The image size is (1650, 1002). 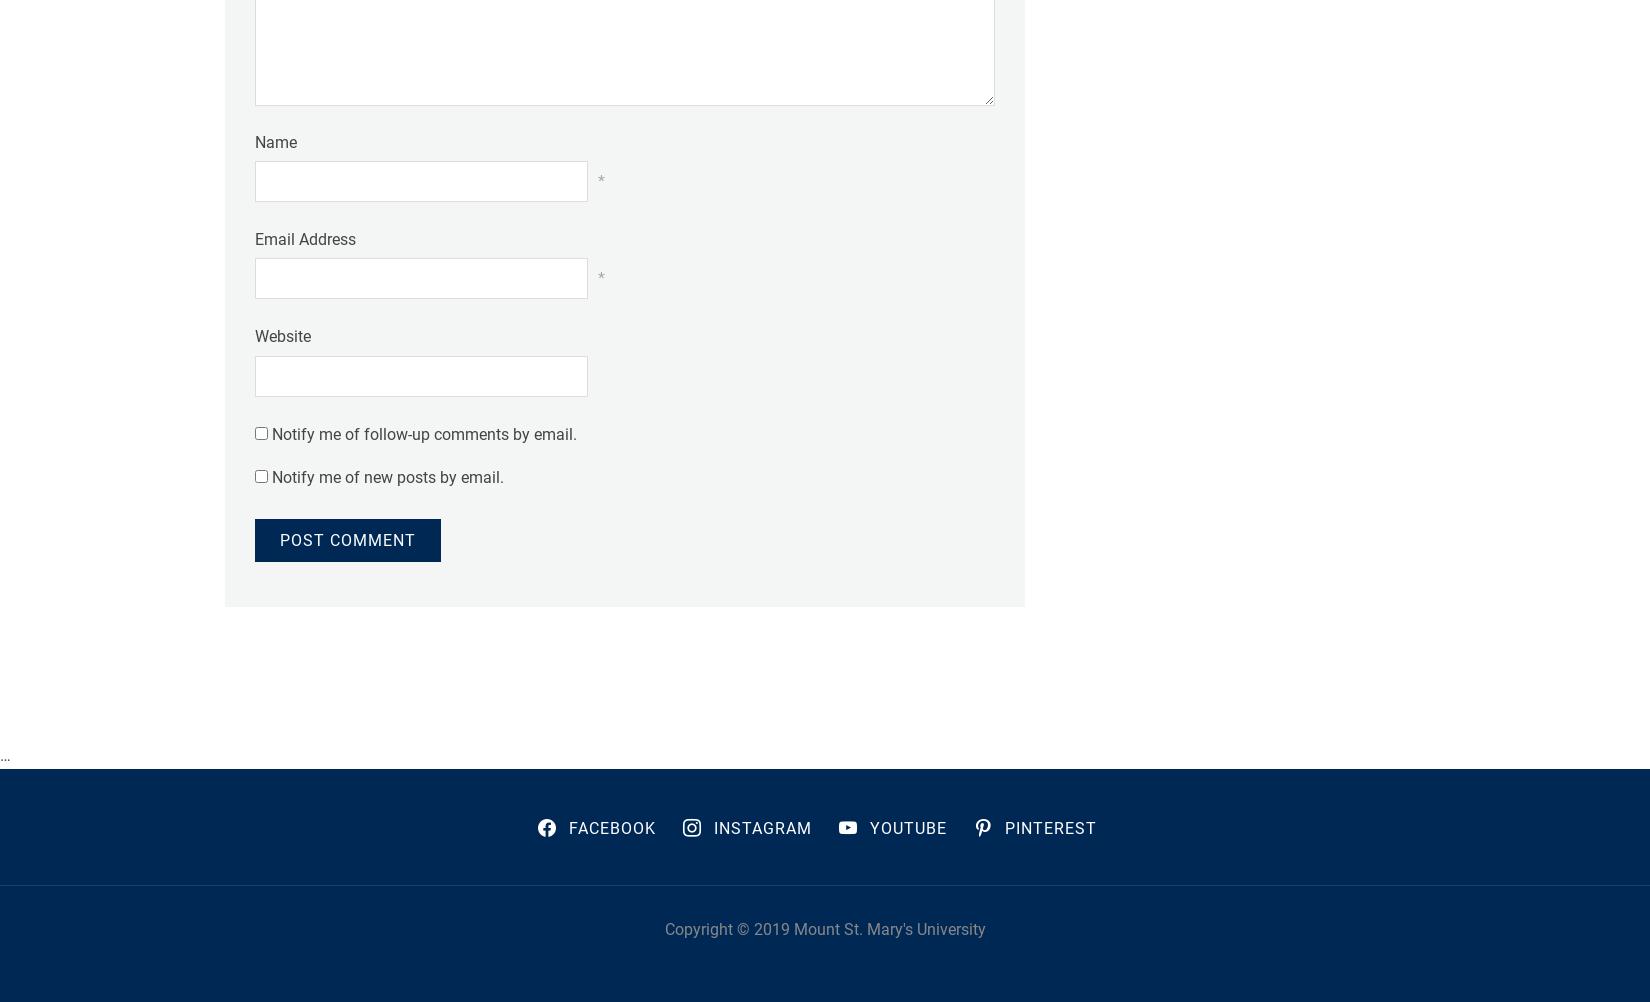 I want to click on 'Name', so click(x=276, y=141).